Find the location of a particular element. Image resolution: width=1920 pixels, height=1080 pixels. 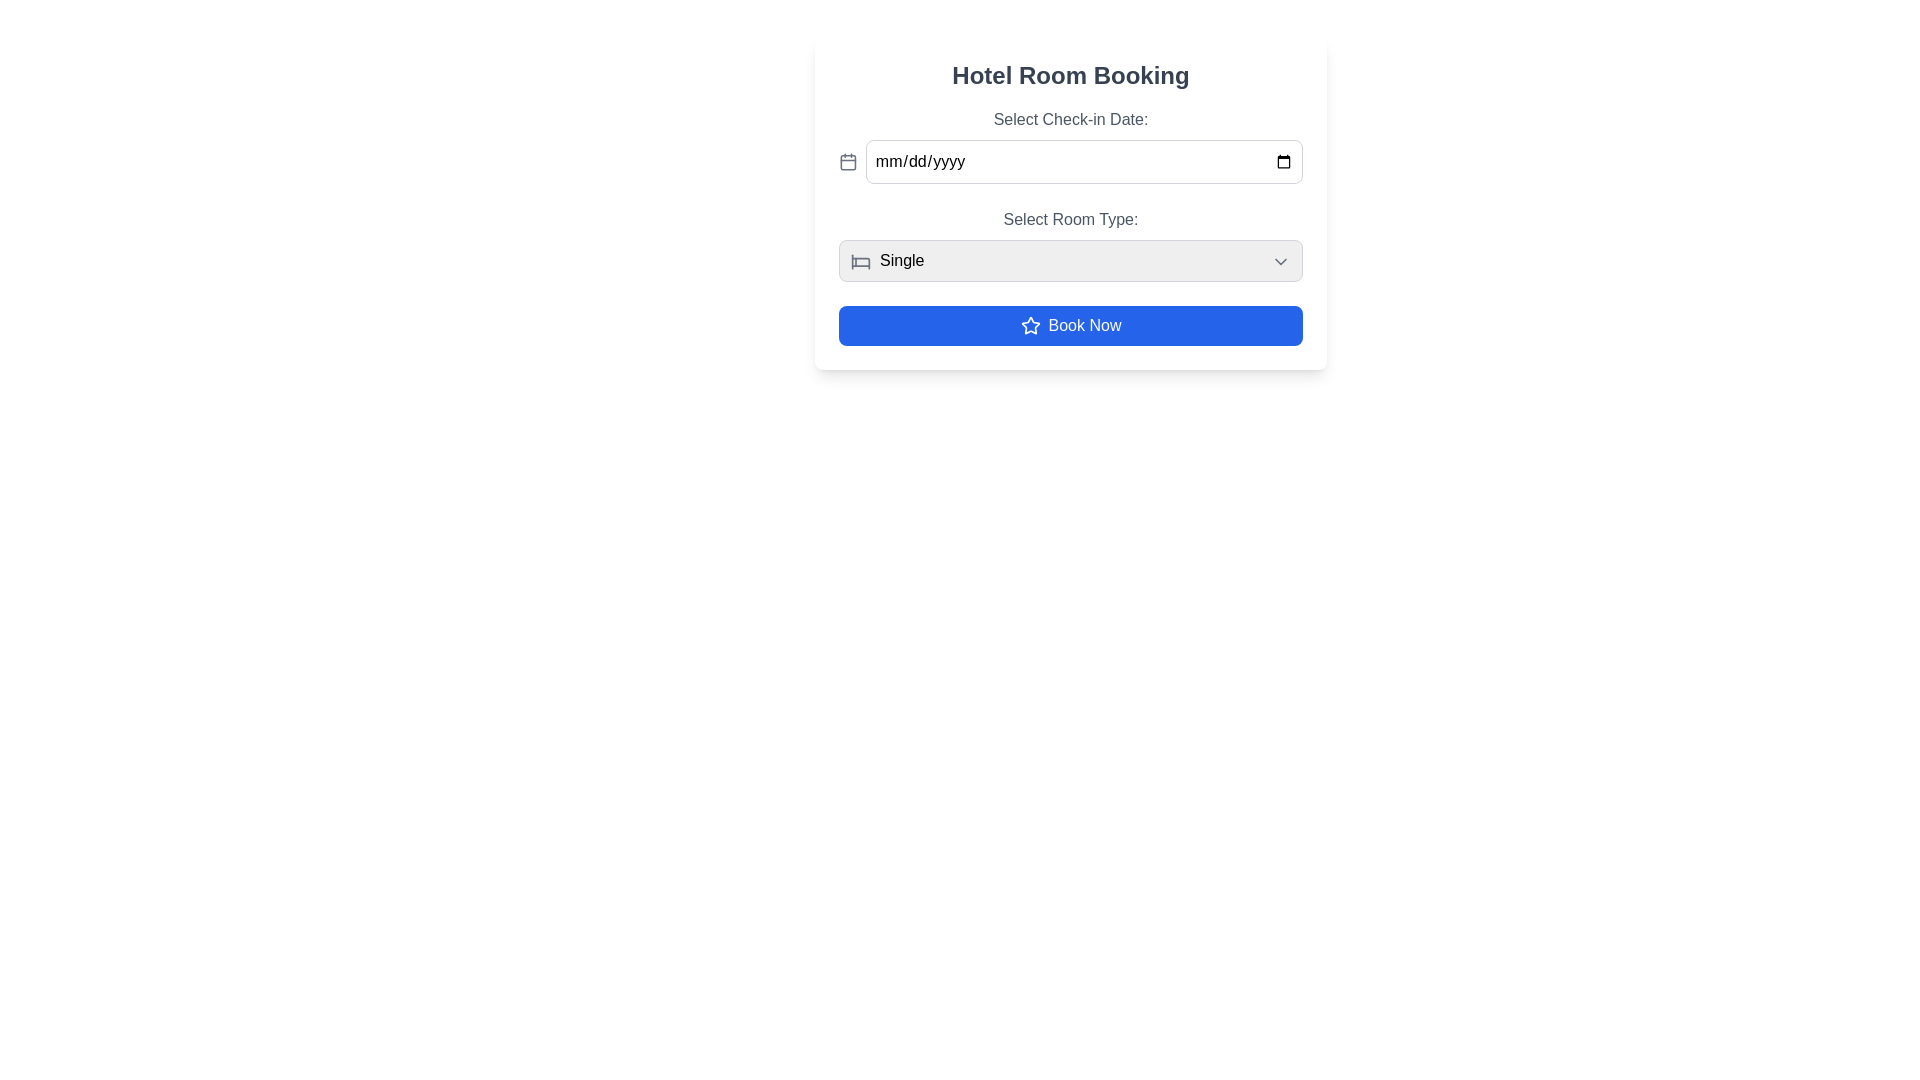

the downward-pointing gray chevron icon located in the top-right corner of the 'Select Room Type' input field is located at coordinates (1281, 261).